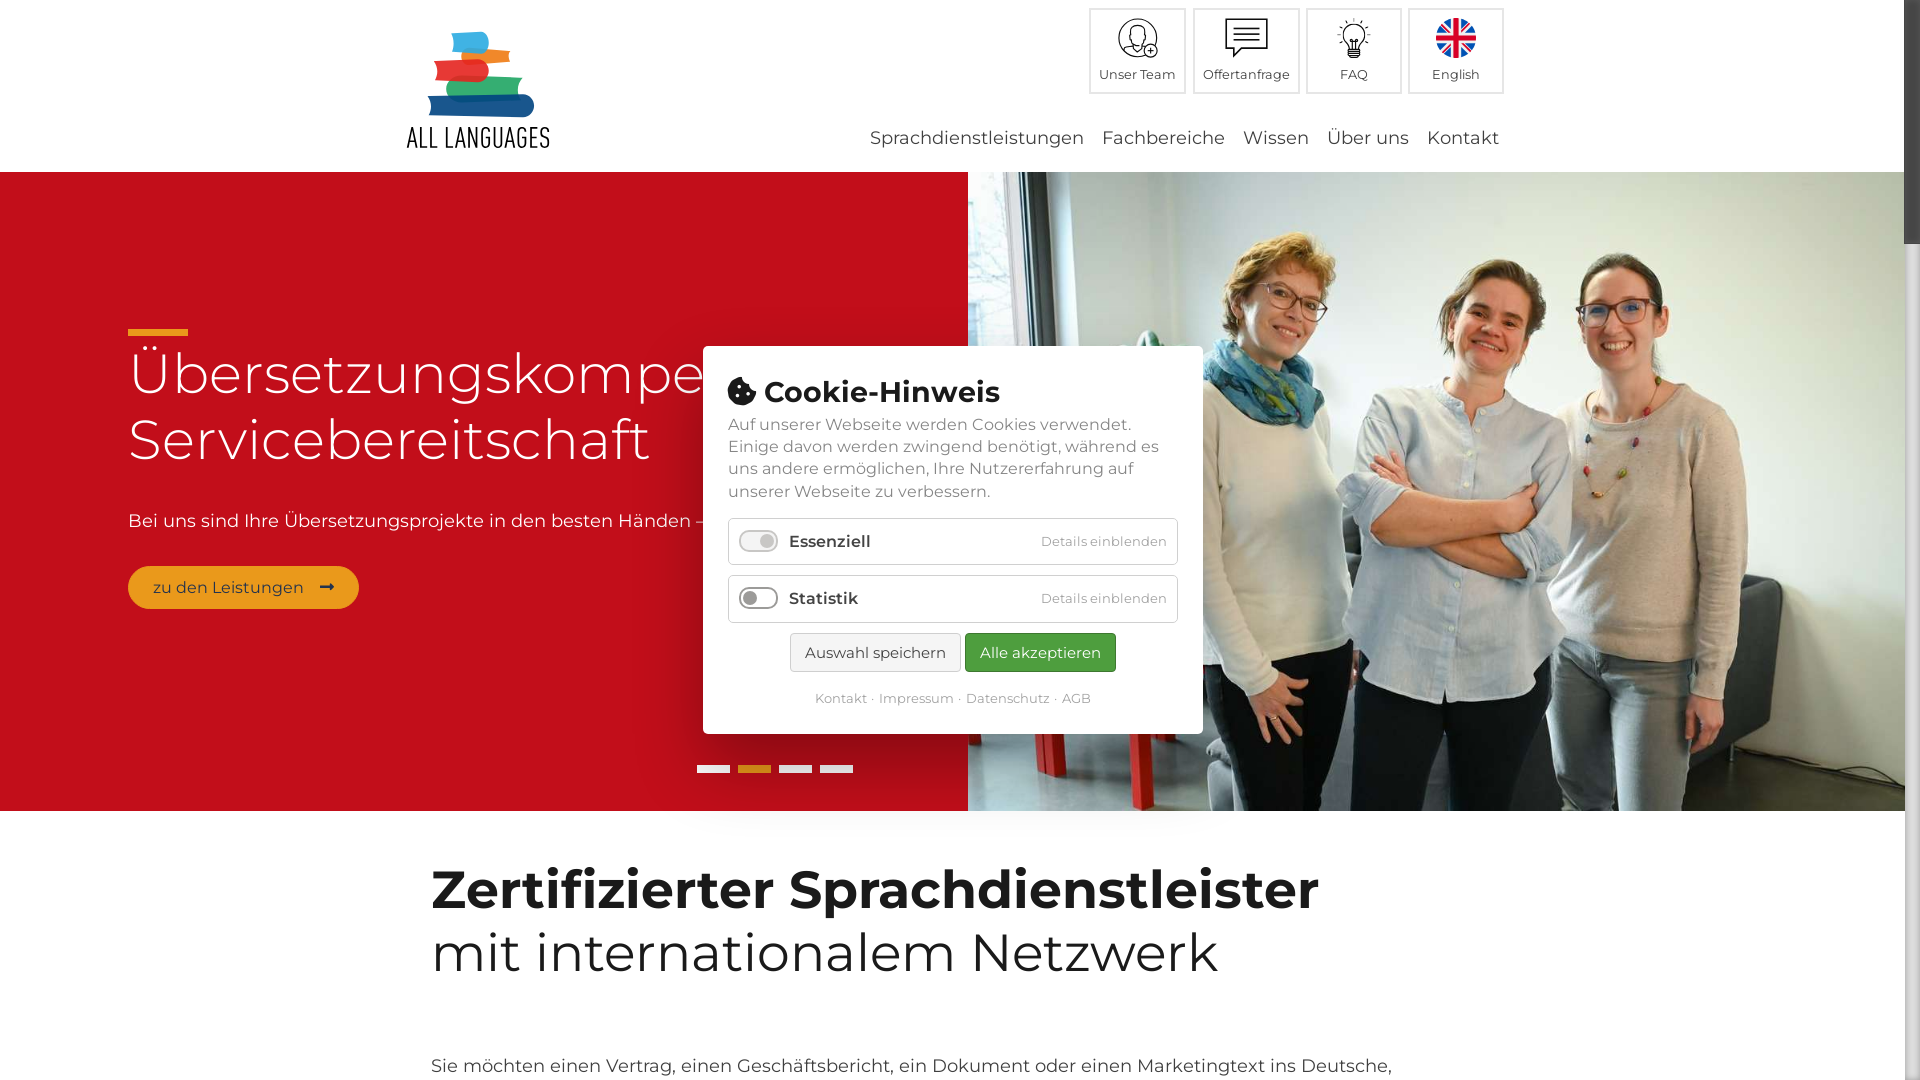  Describe the element at coordinates (1102, 597) in the screenshot. I see `'Details einblenden'` at that location.